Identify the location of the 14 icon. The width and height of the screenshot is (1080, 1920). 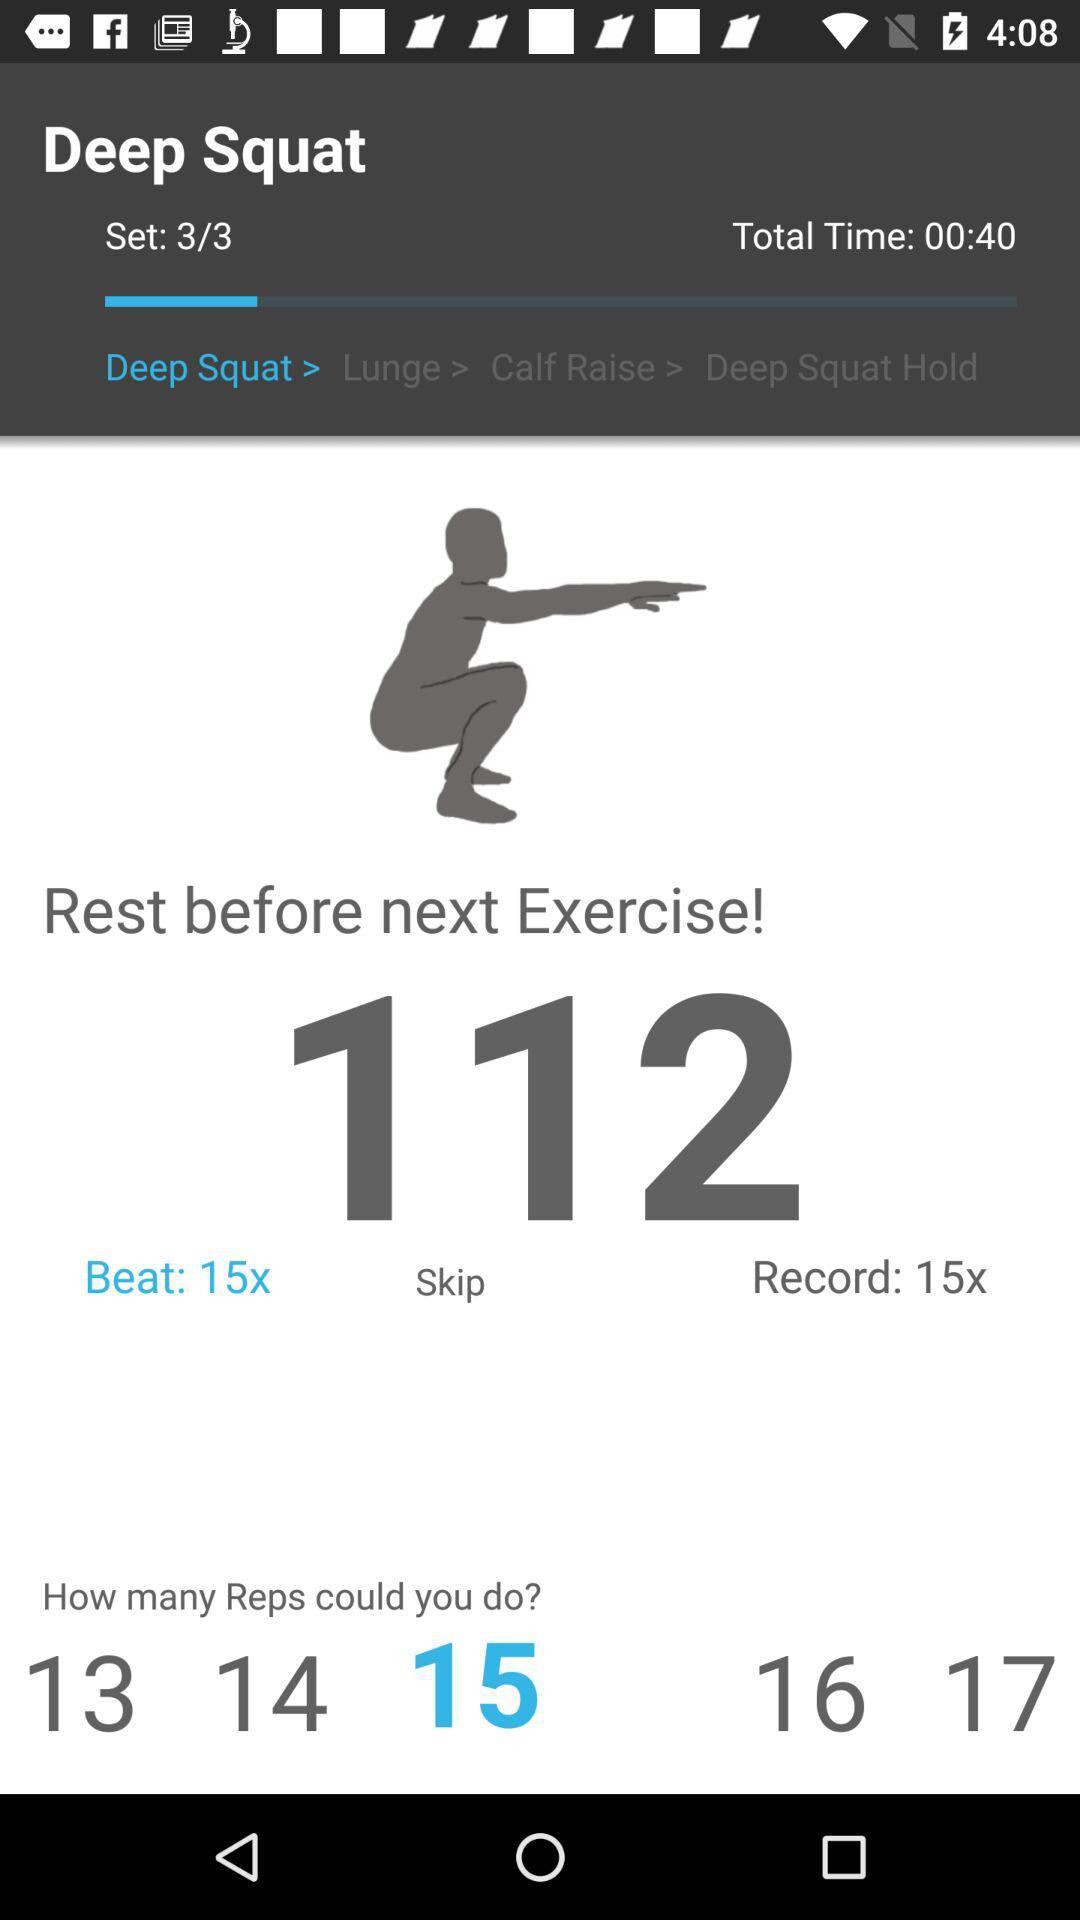
(233, 1688).